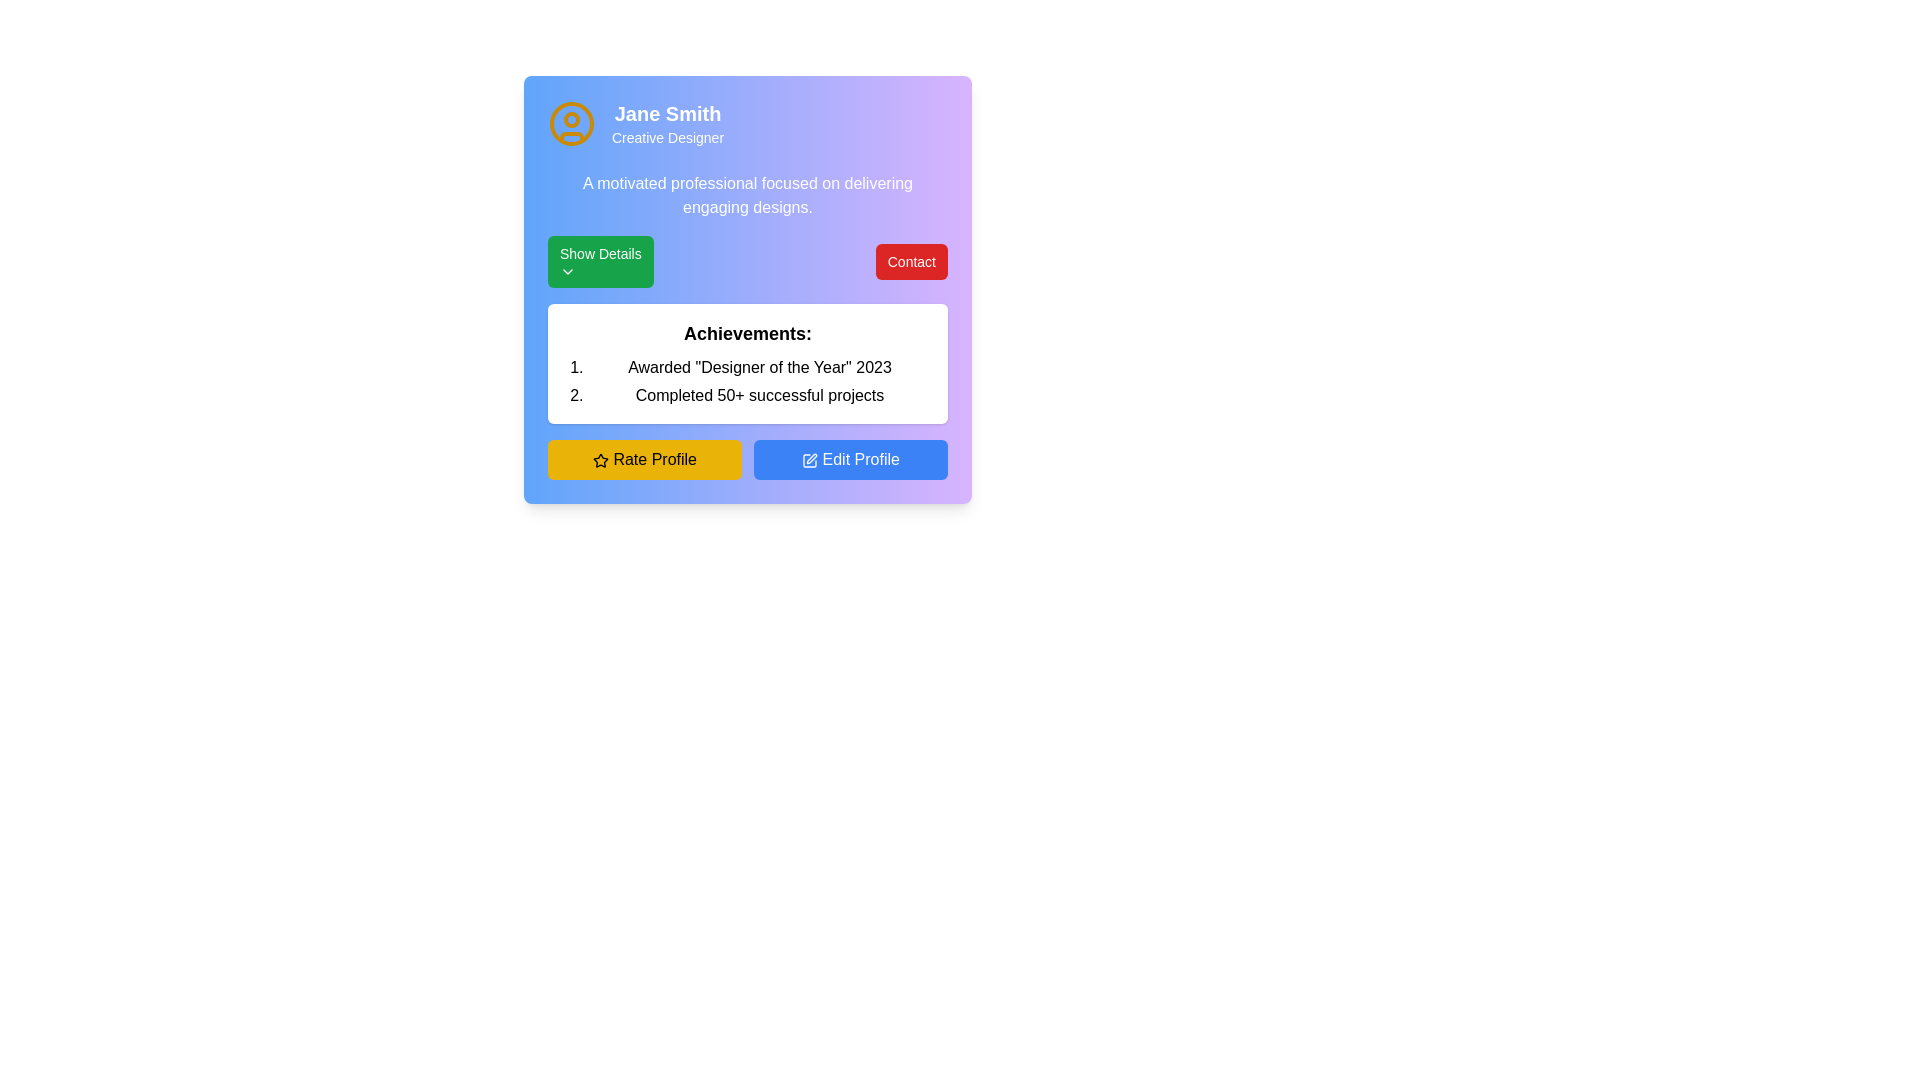 This screenshot has height=1080, width=1920. I want to click on the circular graphical component that serves as the outer boundary of the user profile icon, rendered in an orange-yellow hue, located at the top-left corner of the user profile card, so click(570, 123).